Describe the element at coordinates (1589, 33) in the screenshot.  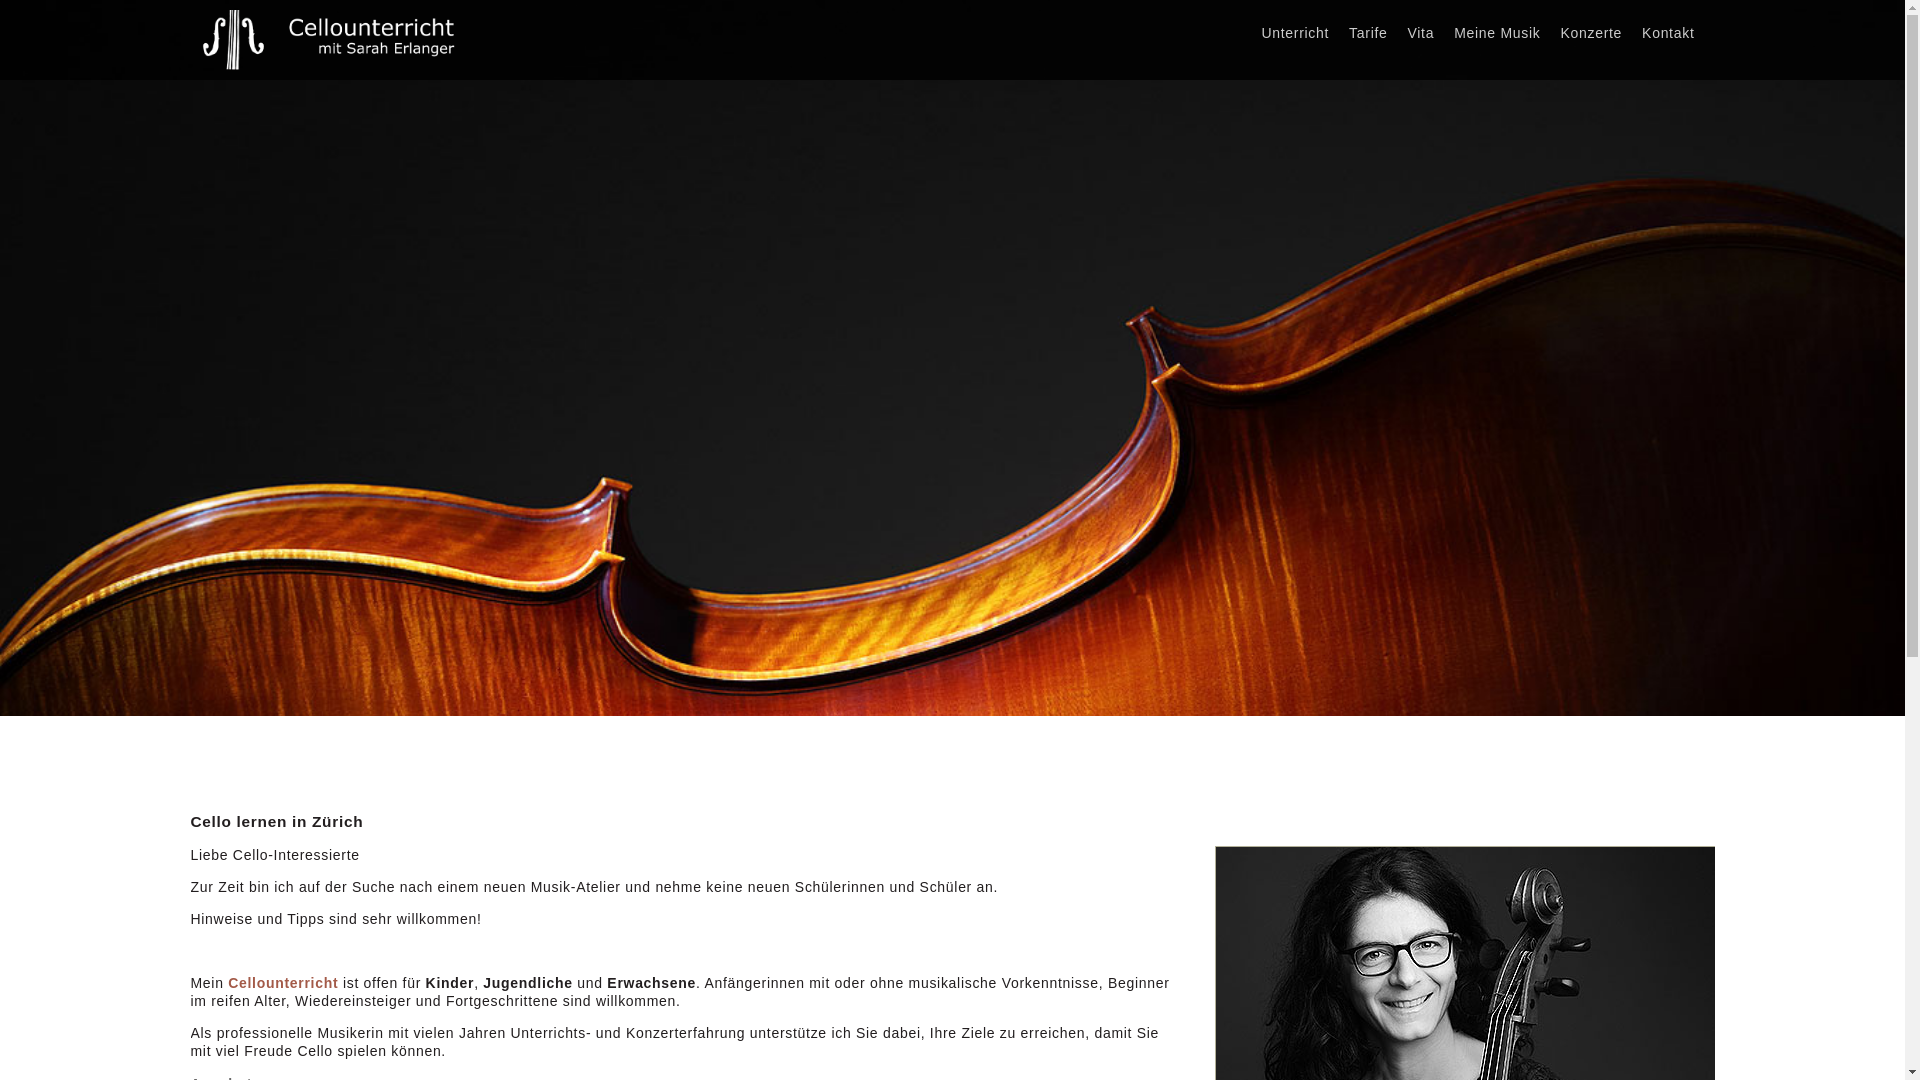
I see `'Konzerte'` at that location.